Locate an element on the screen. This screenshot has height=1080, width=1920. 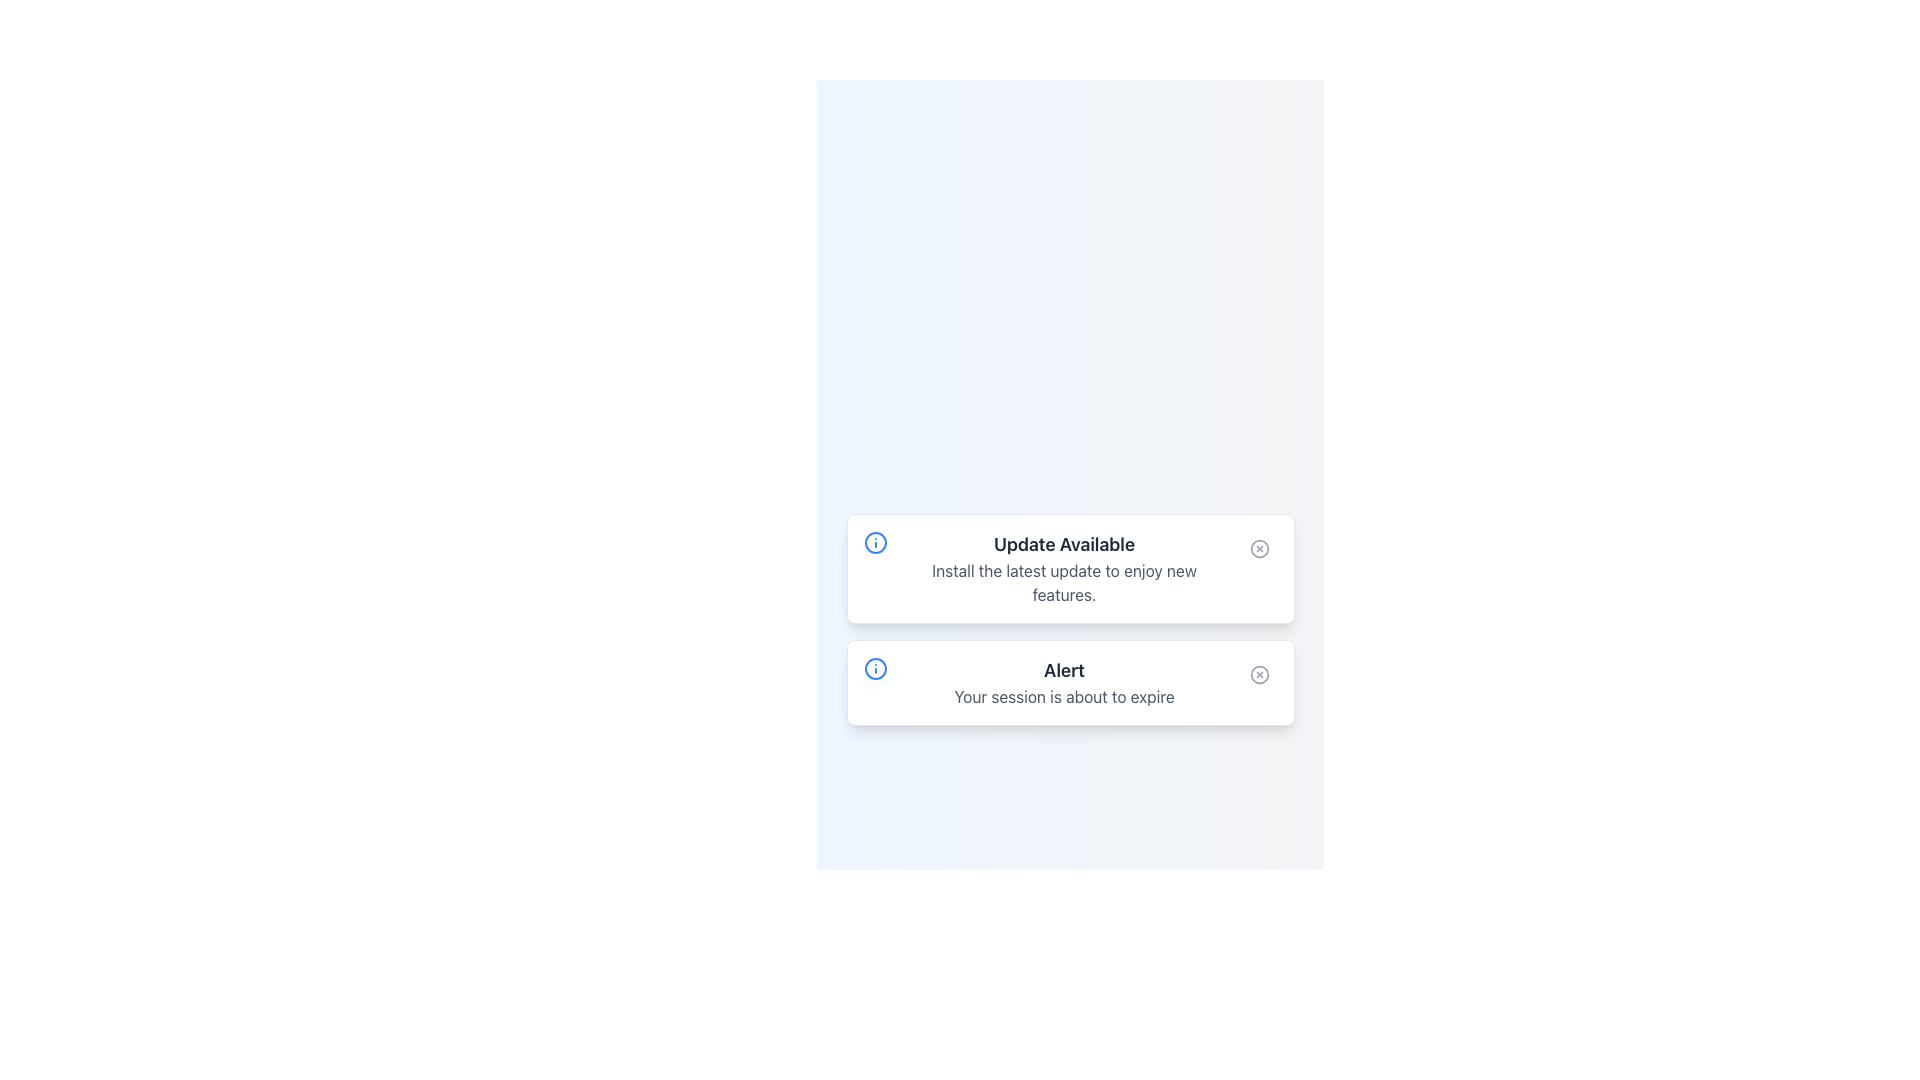
text content located directly underneath the heading 'Update Available' in the card component is located at coordinates (1063, 582).